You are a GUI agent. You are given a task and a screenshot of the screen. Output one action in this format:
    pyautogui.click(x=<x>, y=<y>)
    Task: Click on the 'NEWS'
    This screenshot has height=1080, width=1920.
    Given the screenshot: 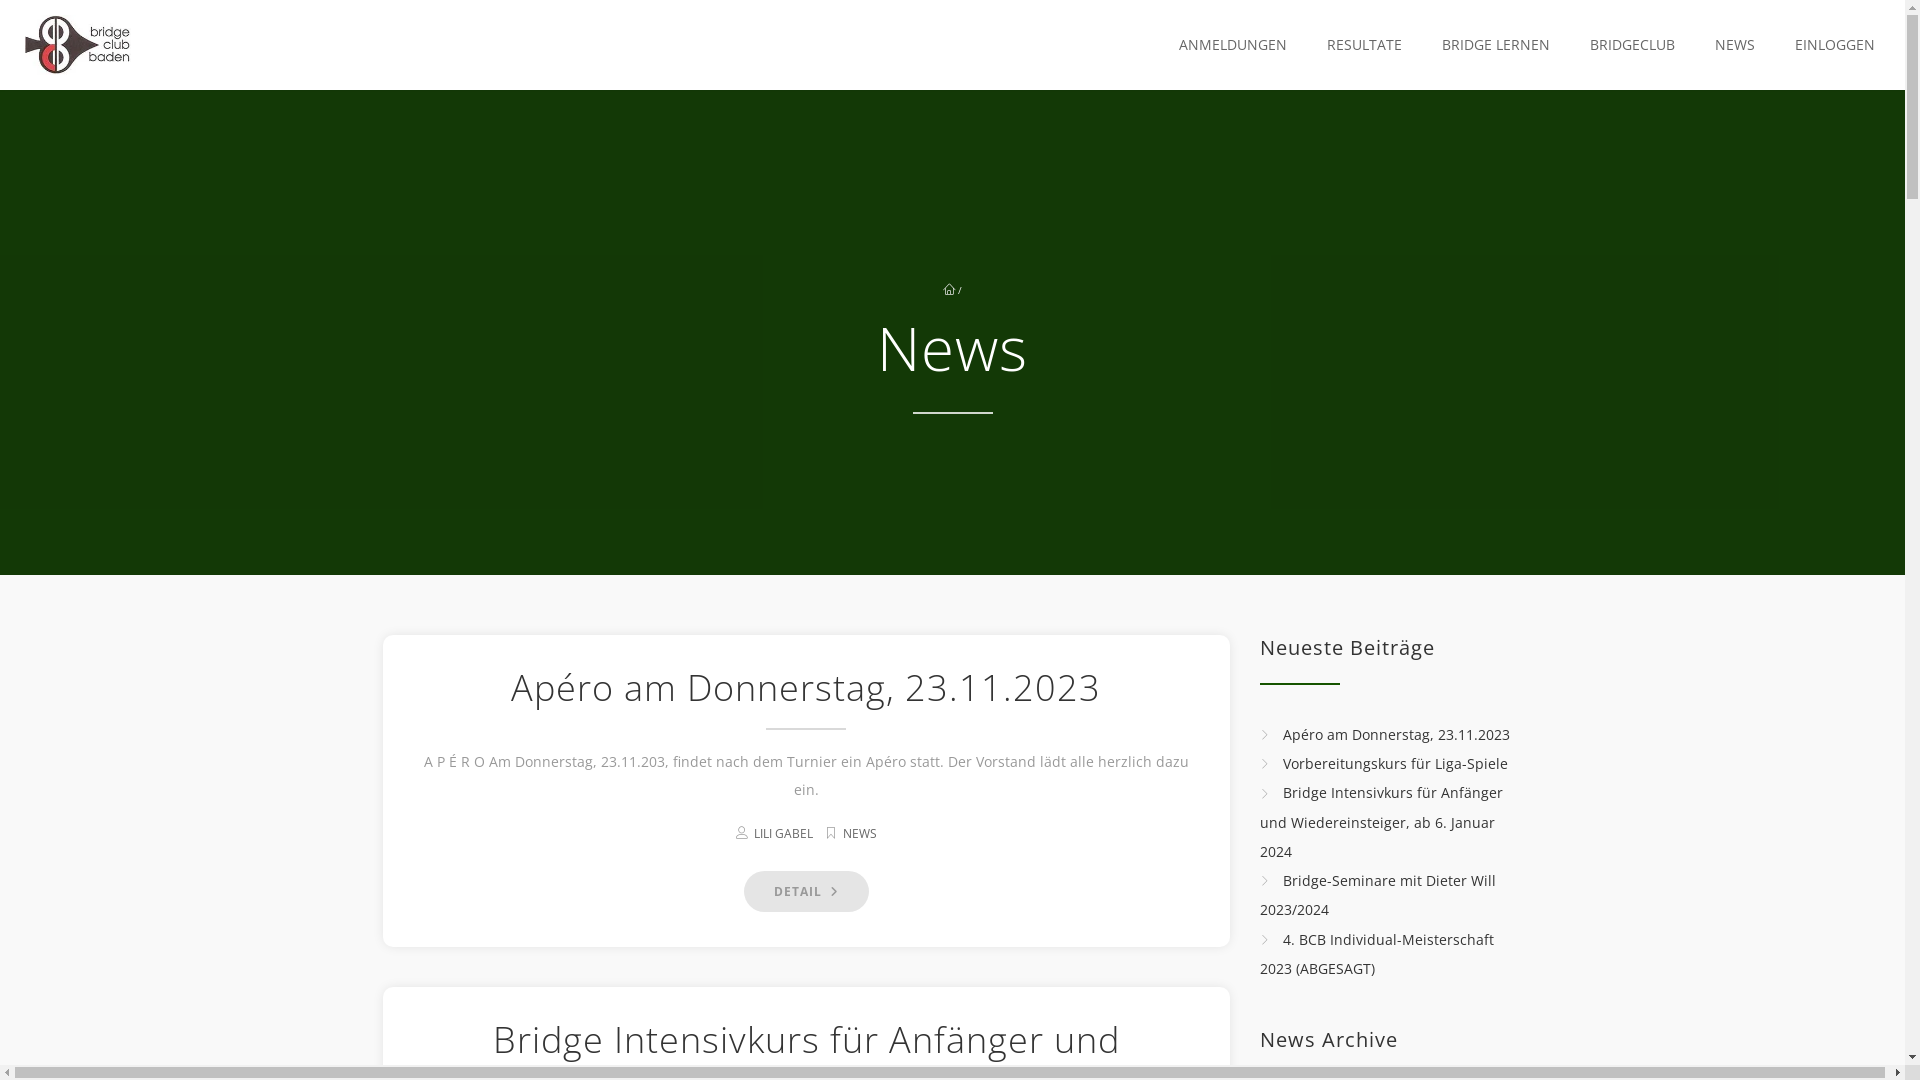 What is the action you would take?
    pyautogui.click(x=1728, y=45)
    